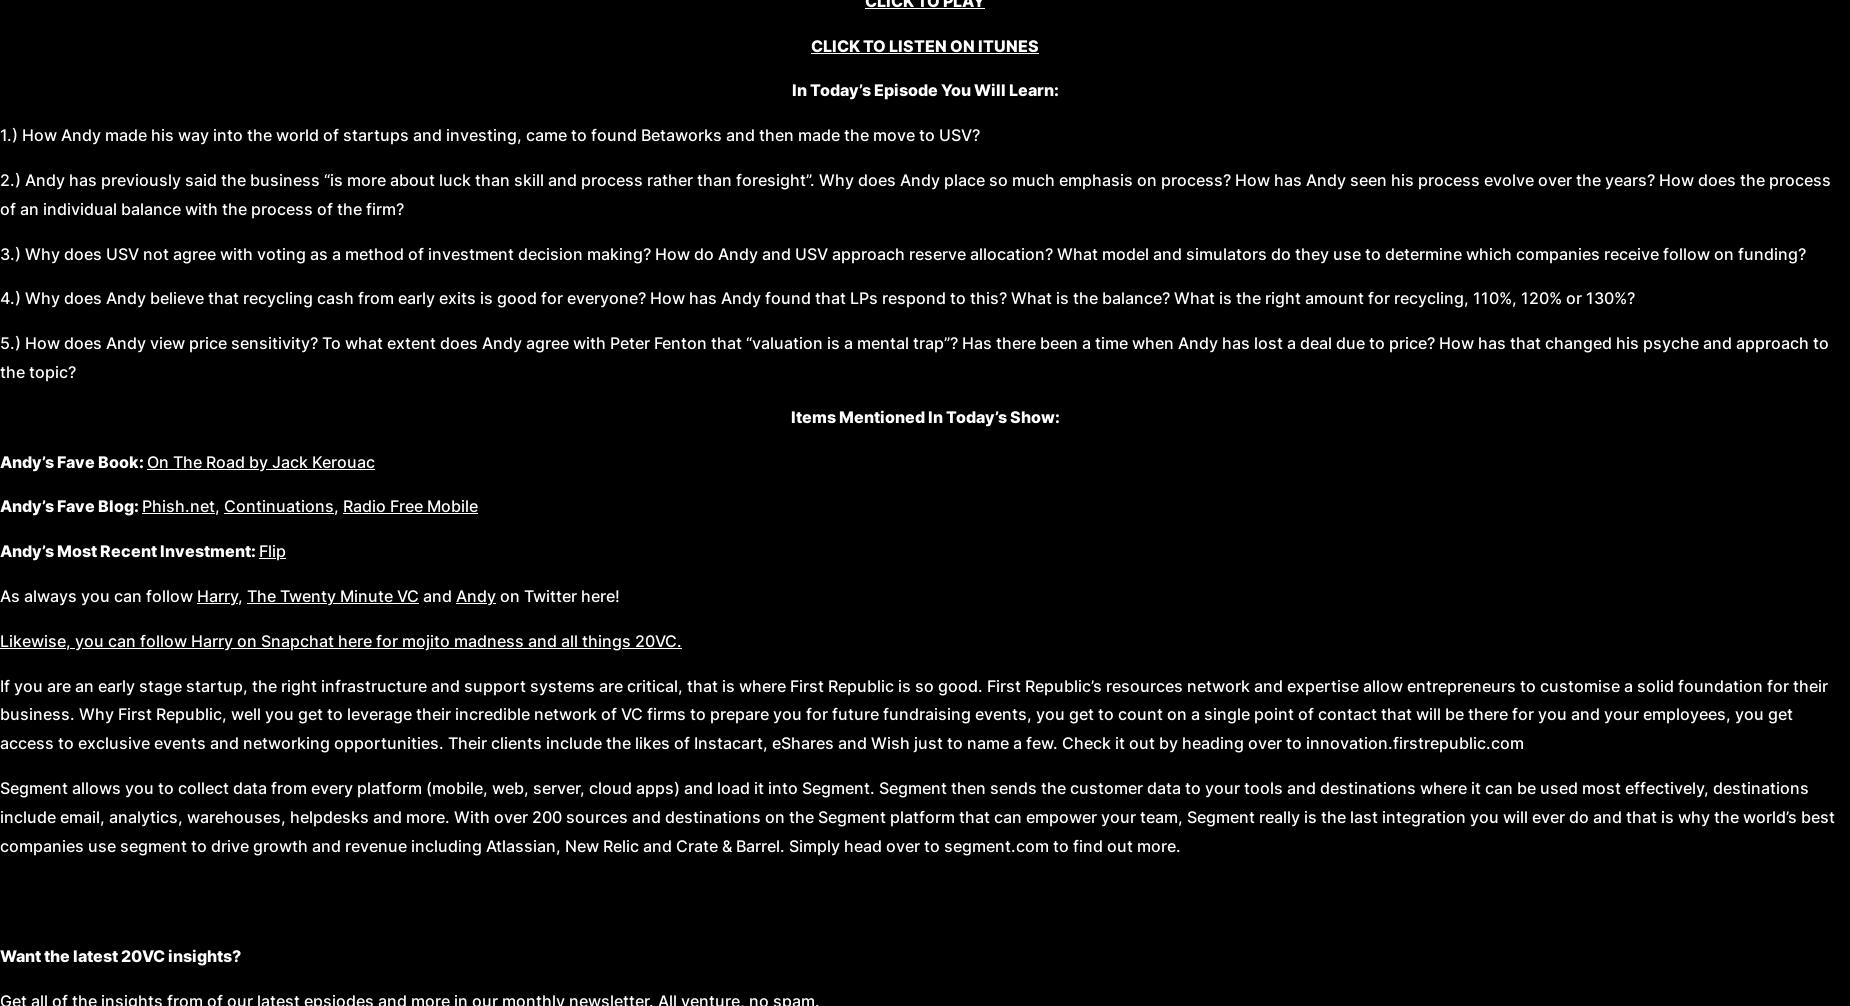 The height and width of the screenshot is (1006, 1850). I want to click on 'Radio Free Mobile', so click(409, 506).